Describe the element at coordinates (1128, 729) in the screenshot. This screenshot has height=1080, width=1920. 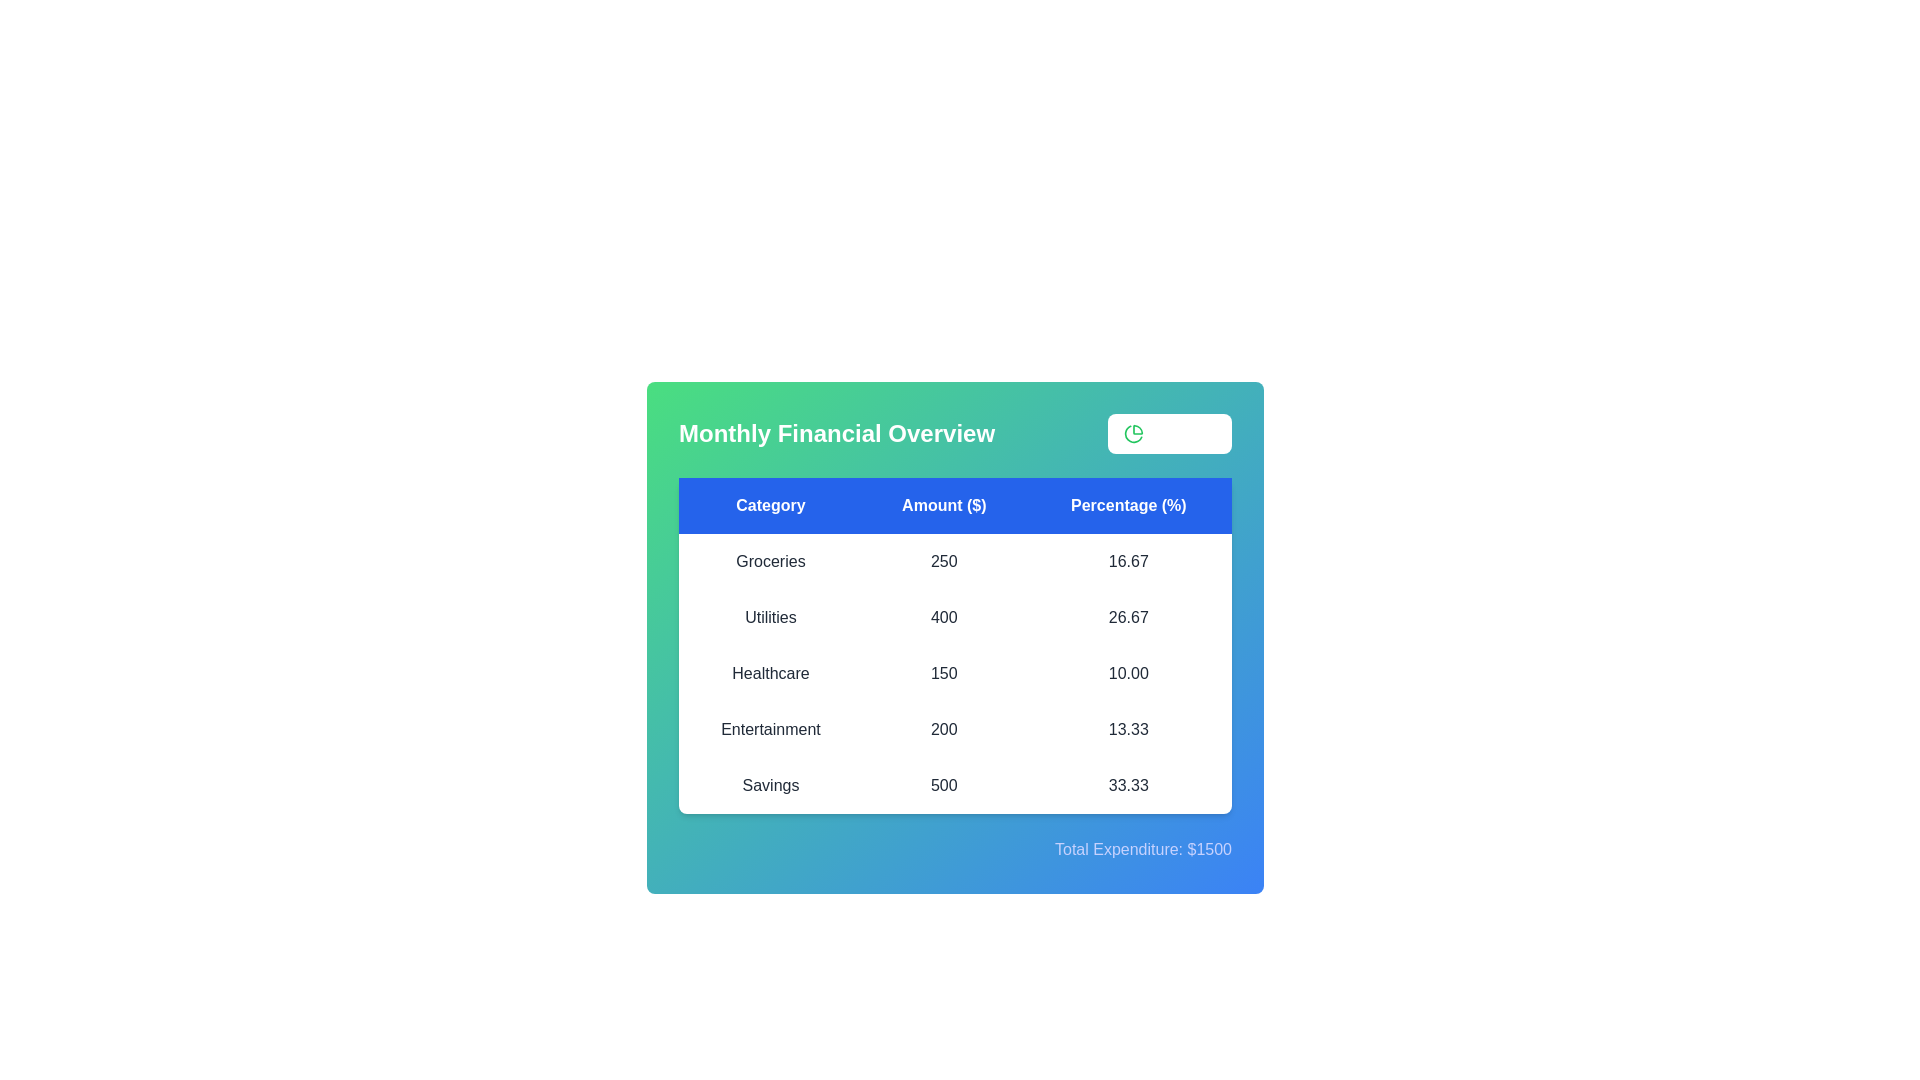
I see `the percentage value for the category Entertainment` at that location.